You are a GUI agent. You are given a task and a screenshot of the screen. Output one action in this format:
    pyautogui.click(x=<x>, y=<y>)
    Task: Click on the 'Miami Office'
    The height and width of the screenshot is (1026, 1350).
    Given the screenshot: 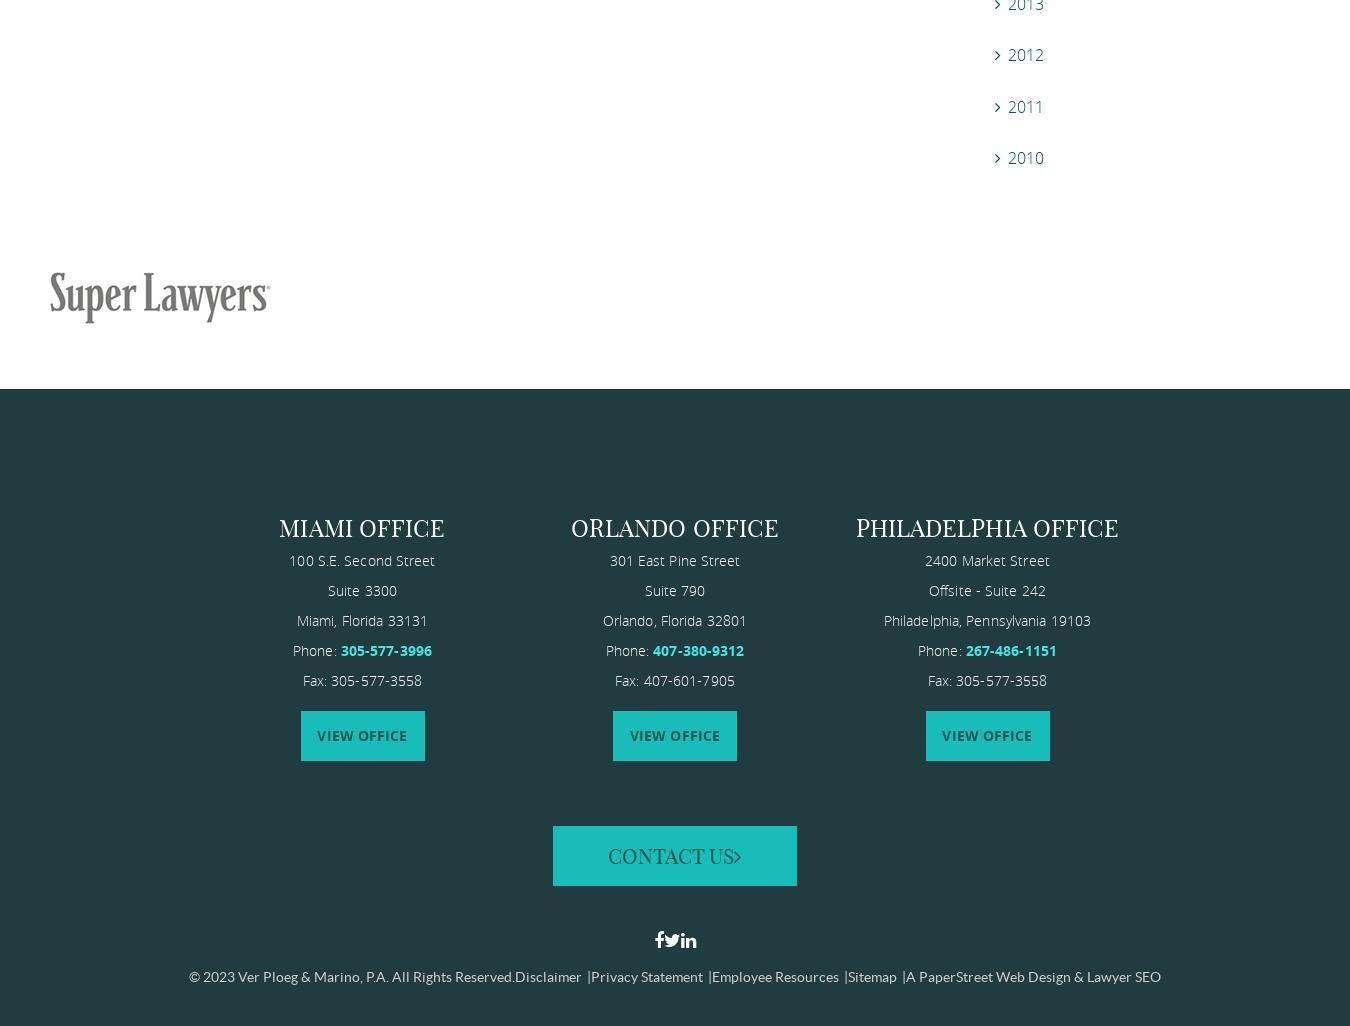 What is the action you would take?
    pyautogui.click(x=361, y=527)
    